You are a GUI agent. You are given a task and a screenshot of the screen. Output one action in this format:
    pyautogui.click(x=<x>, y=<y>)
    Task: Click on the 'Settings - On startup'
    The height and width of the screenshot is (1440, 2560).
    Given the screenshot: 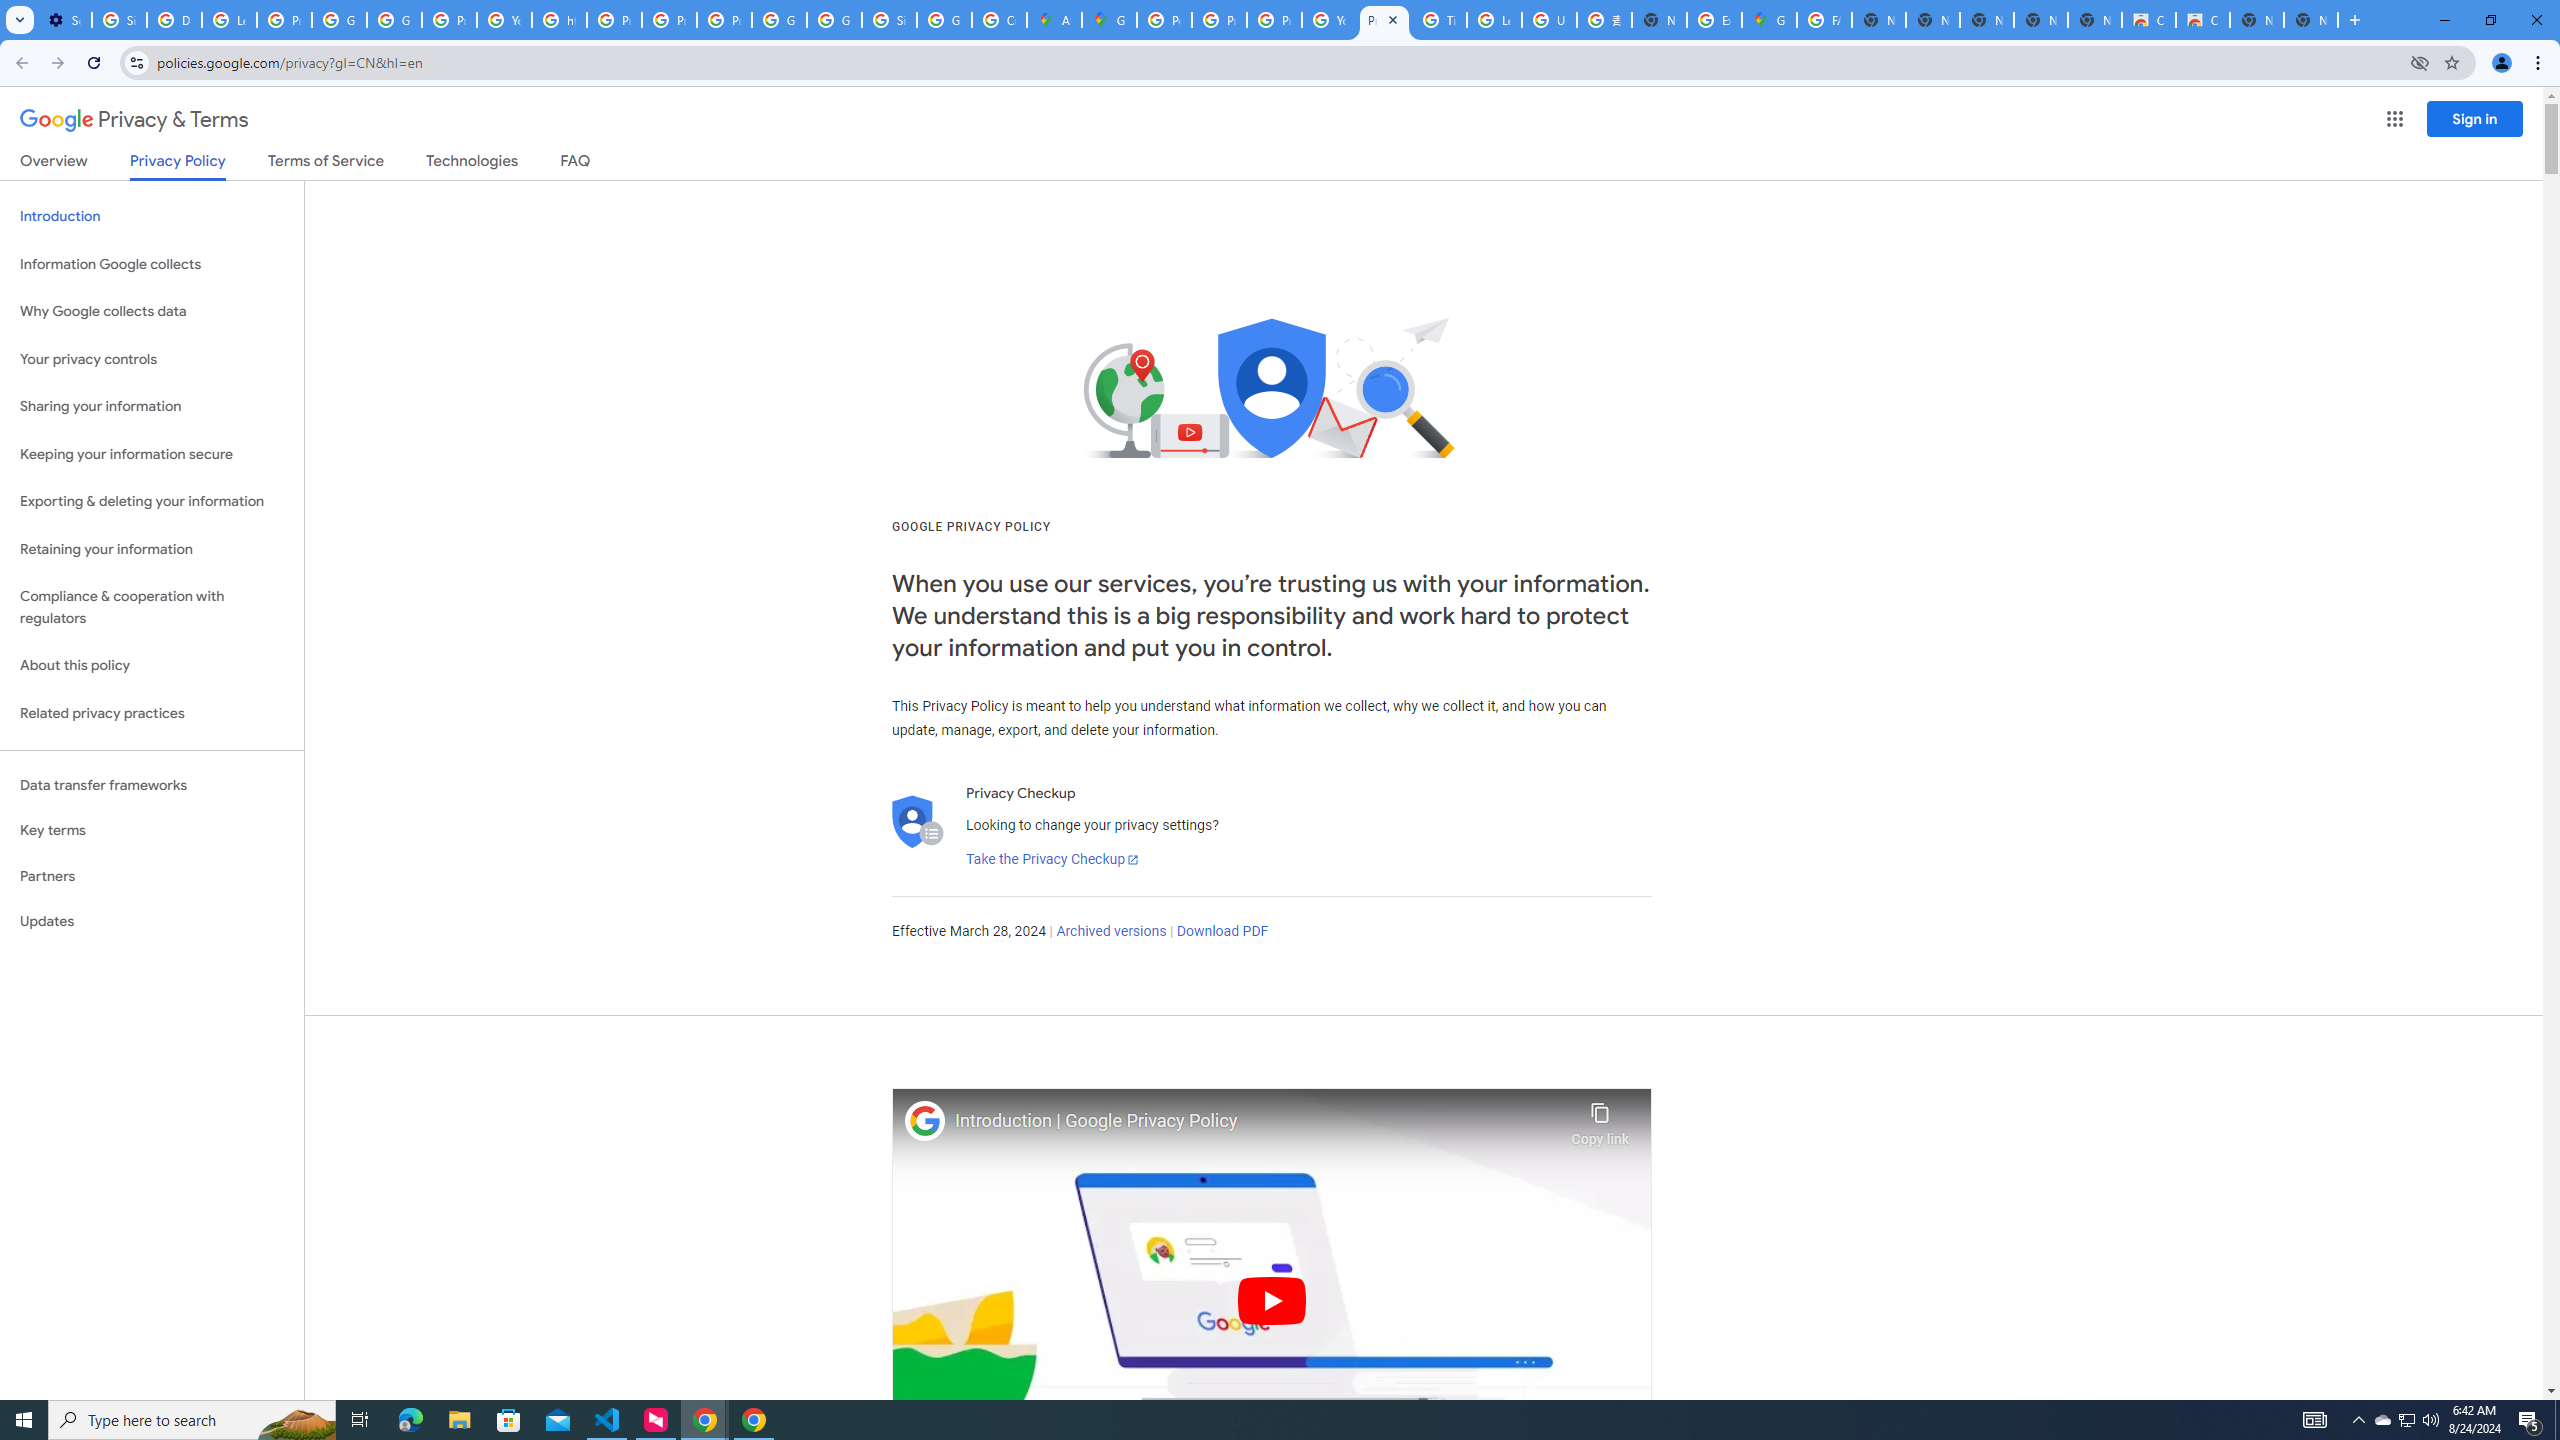 What is the action you would take?
    pyautogui.click(x=64, y=19)
    